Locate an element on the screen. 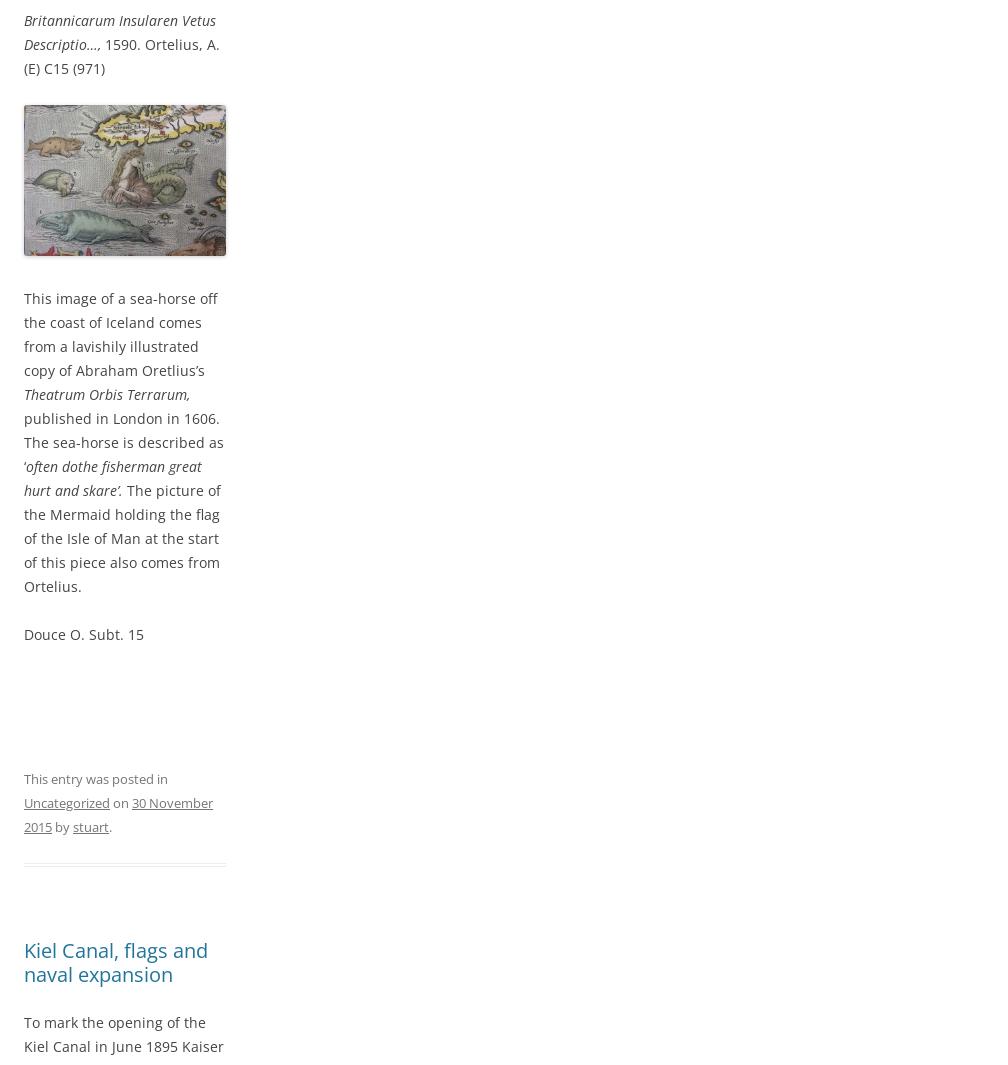  'Britannicarum Insularen Vetus Descriptio…,' is located at coordinates (119, 30).